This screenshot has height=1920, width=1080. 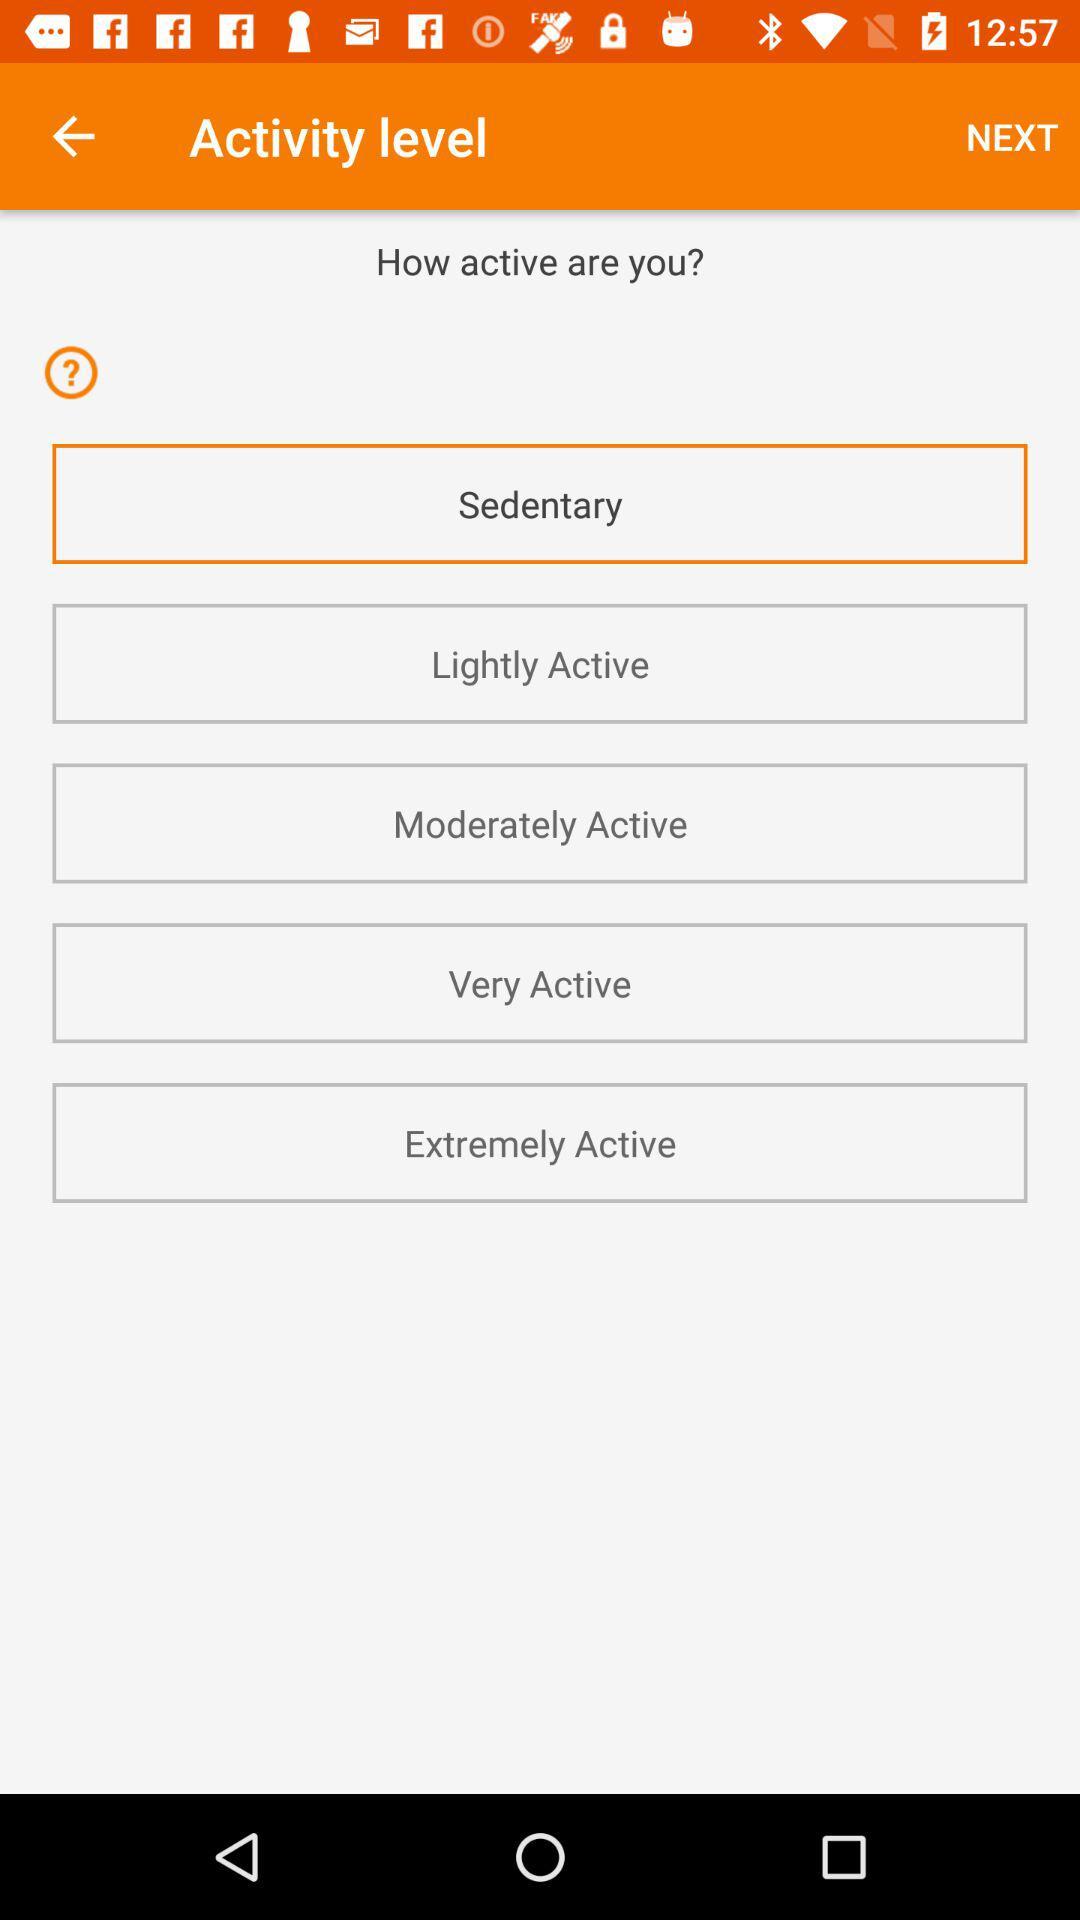 What do you see at coordinates (540, 1256) in the screenshot?
I see `app below the extremely active item` at bounding box center [540, 1256].